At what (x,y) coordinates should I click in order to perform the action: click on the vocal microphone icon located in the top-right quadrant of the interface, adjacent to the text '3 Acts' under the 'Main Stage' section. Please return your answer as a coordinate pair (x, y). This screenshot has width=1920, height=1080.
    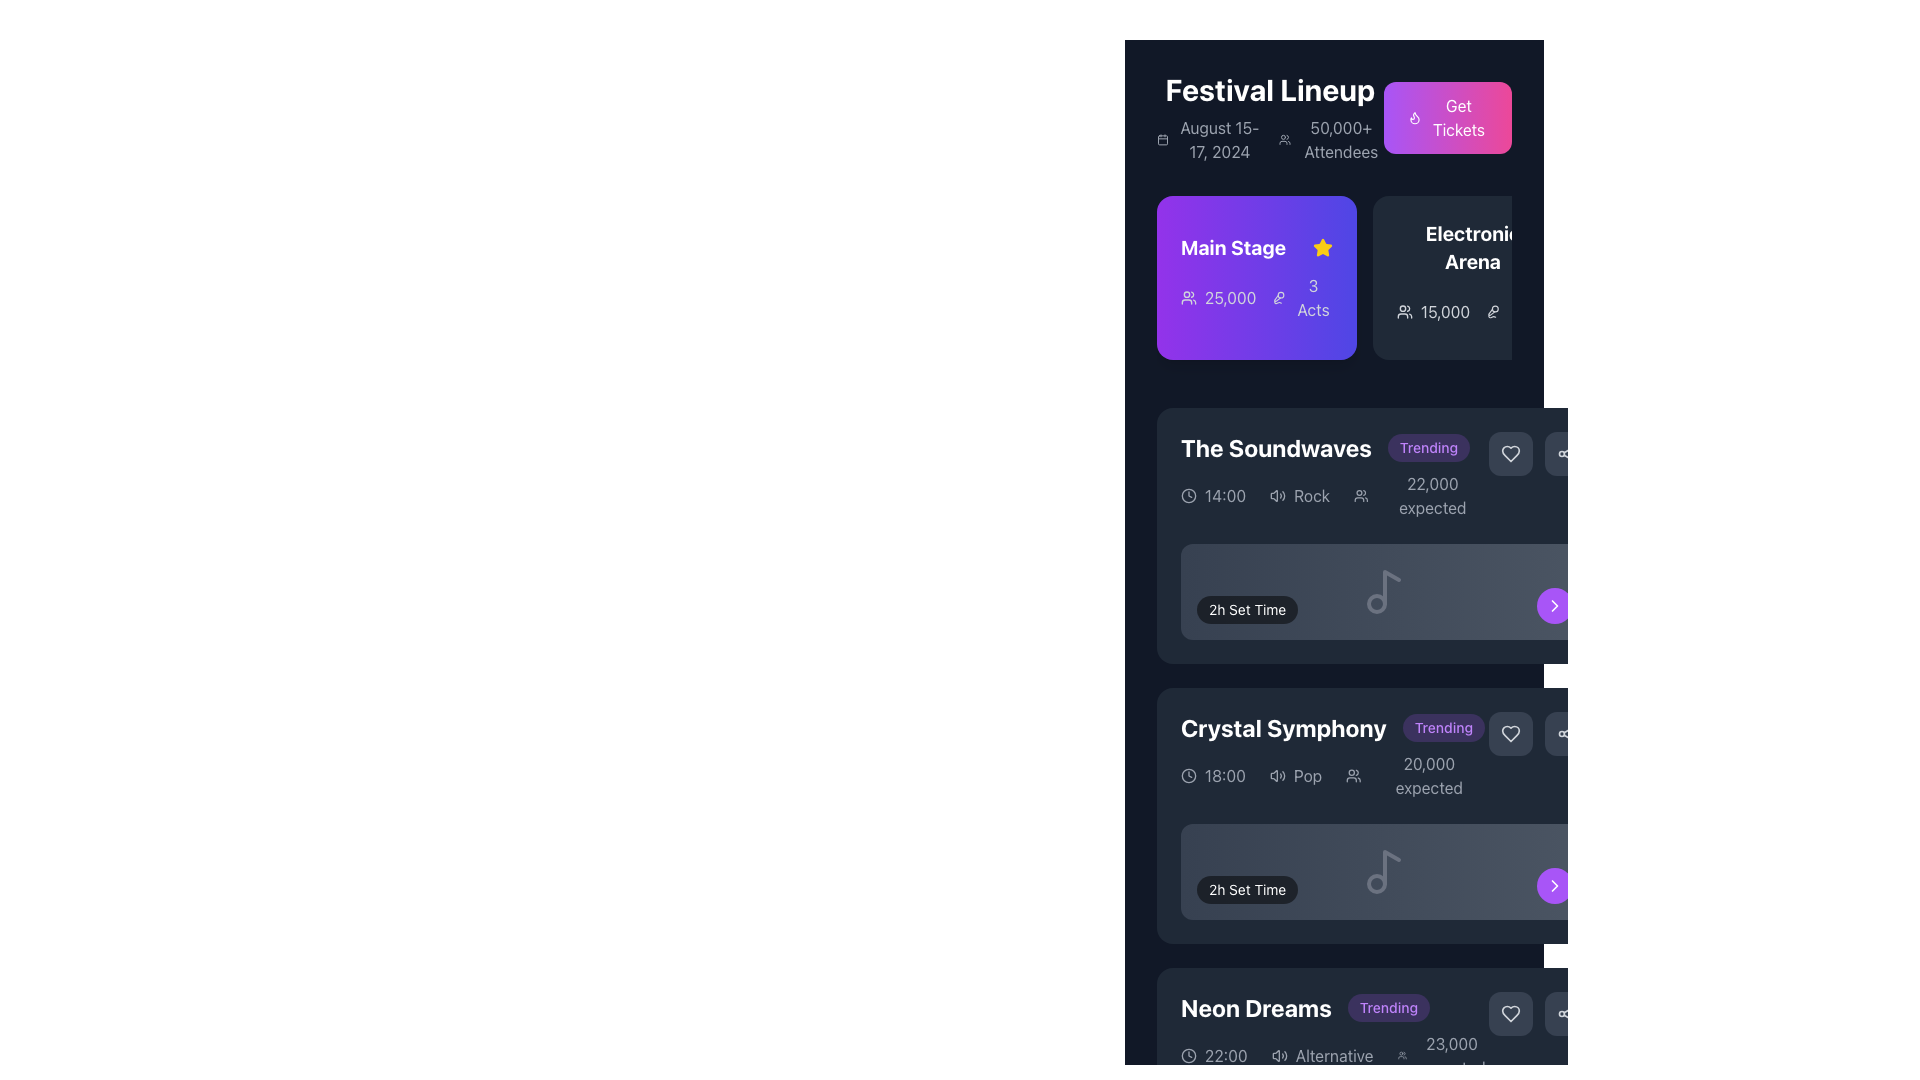
    Looking at the image, I should click on (1278, 297).